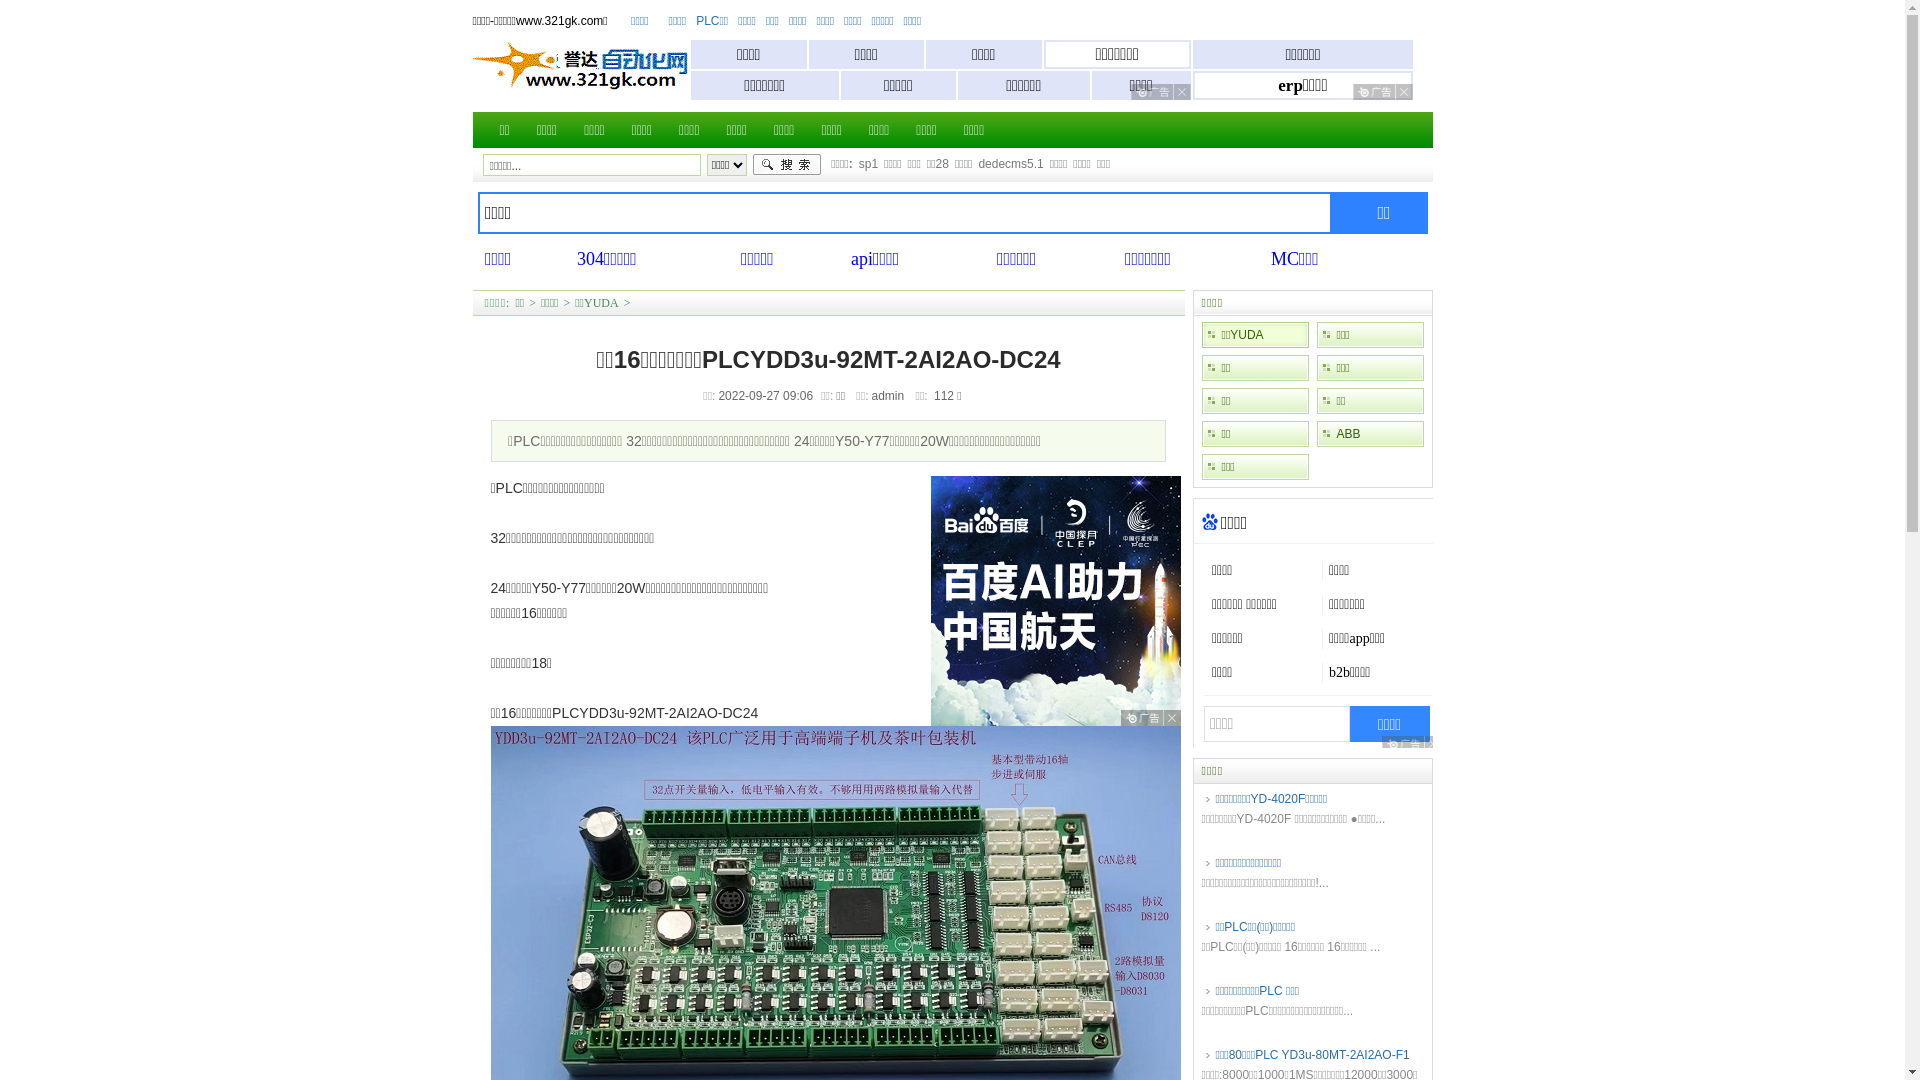  I want to click on 'sp1', so click(868, 163).